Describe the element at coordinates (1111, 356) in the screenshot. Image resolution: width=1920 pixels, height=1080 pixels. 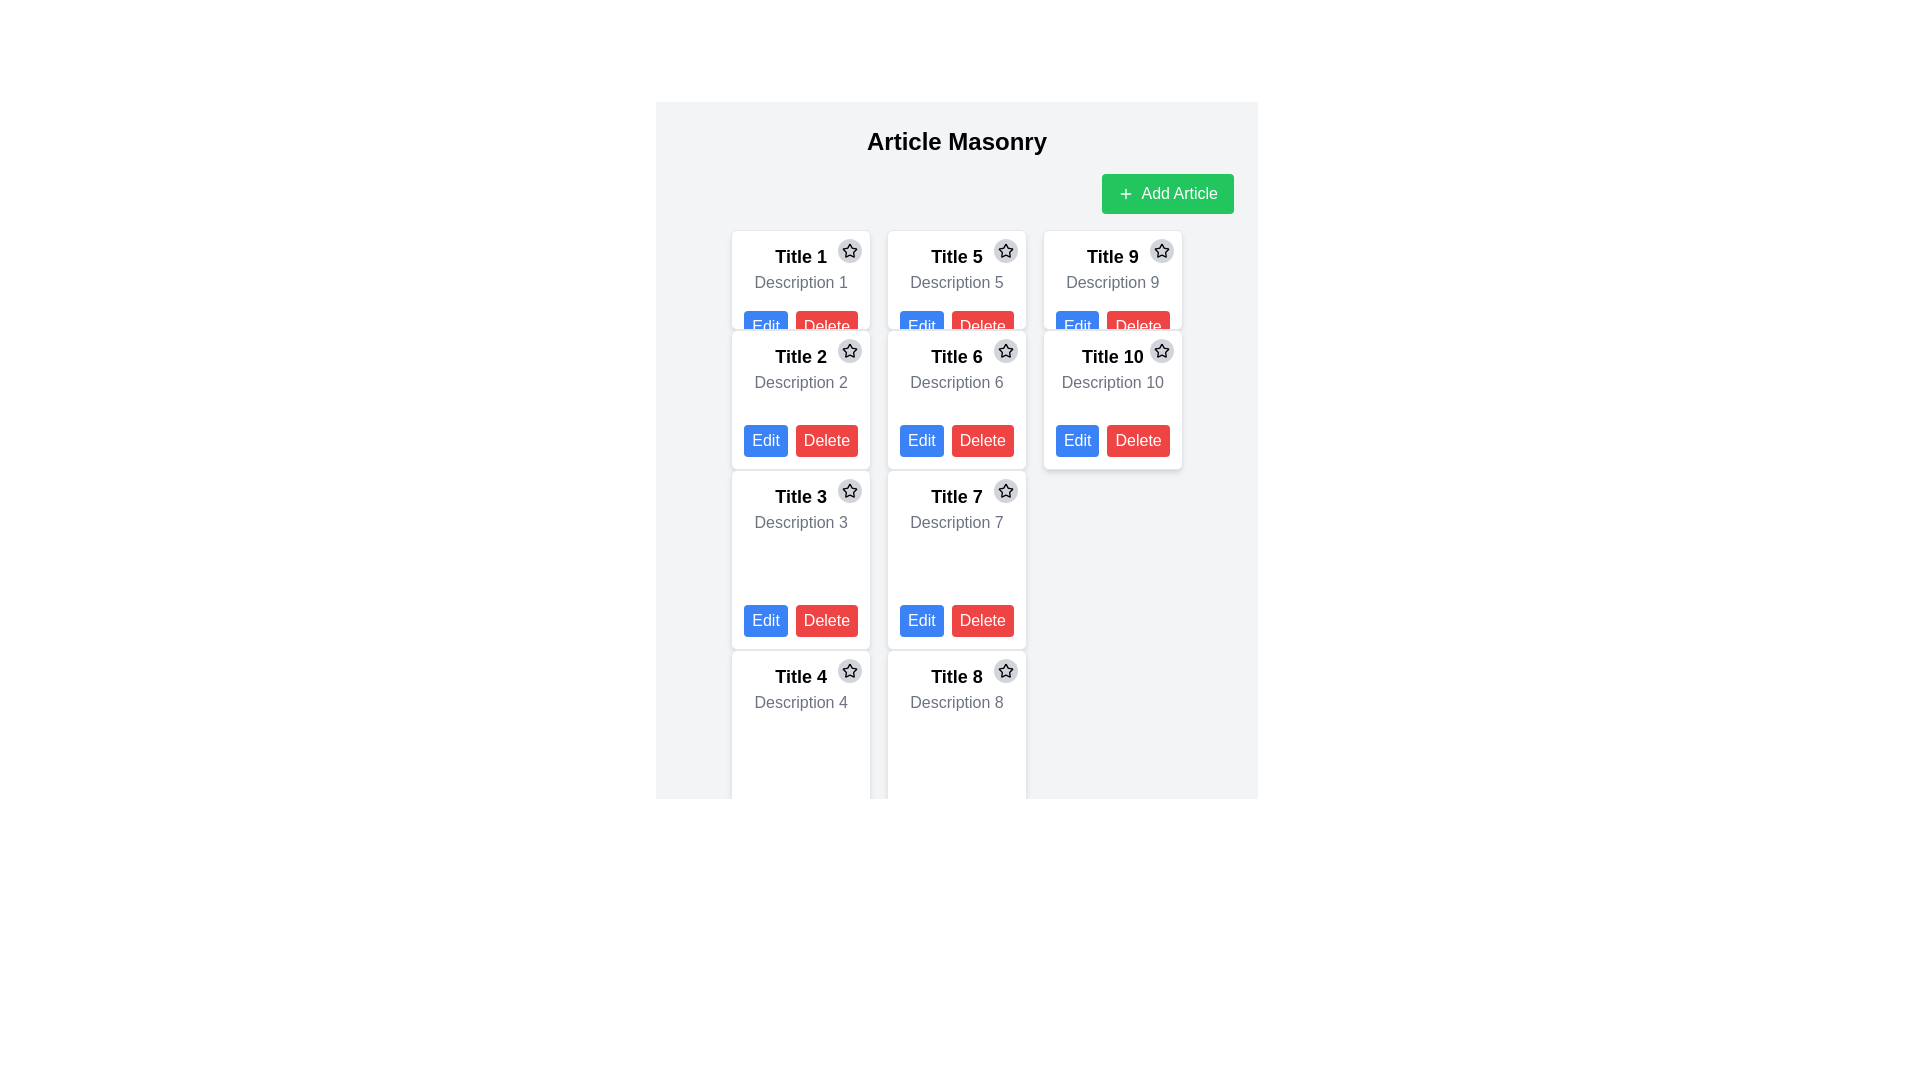
I see `the text label that serves as the title or headline for the associated card, located in the far-right column under 'Article Masonry', above the description 'Description 10'` at that location.